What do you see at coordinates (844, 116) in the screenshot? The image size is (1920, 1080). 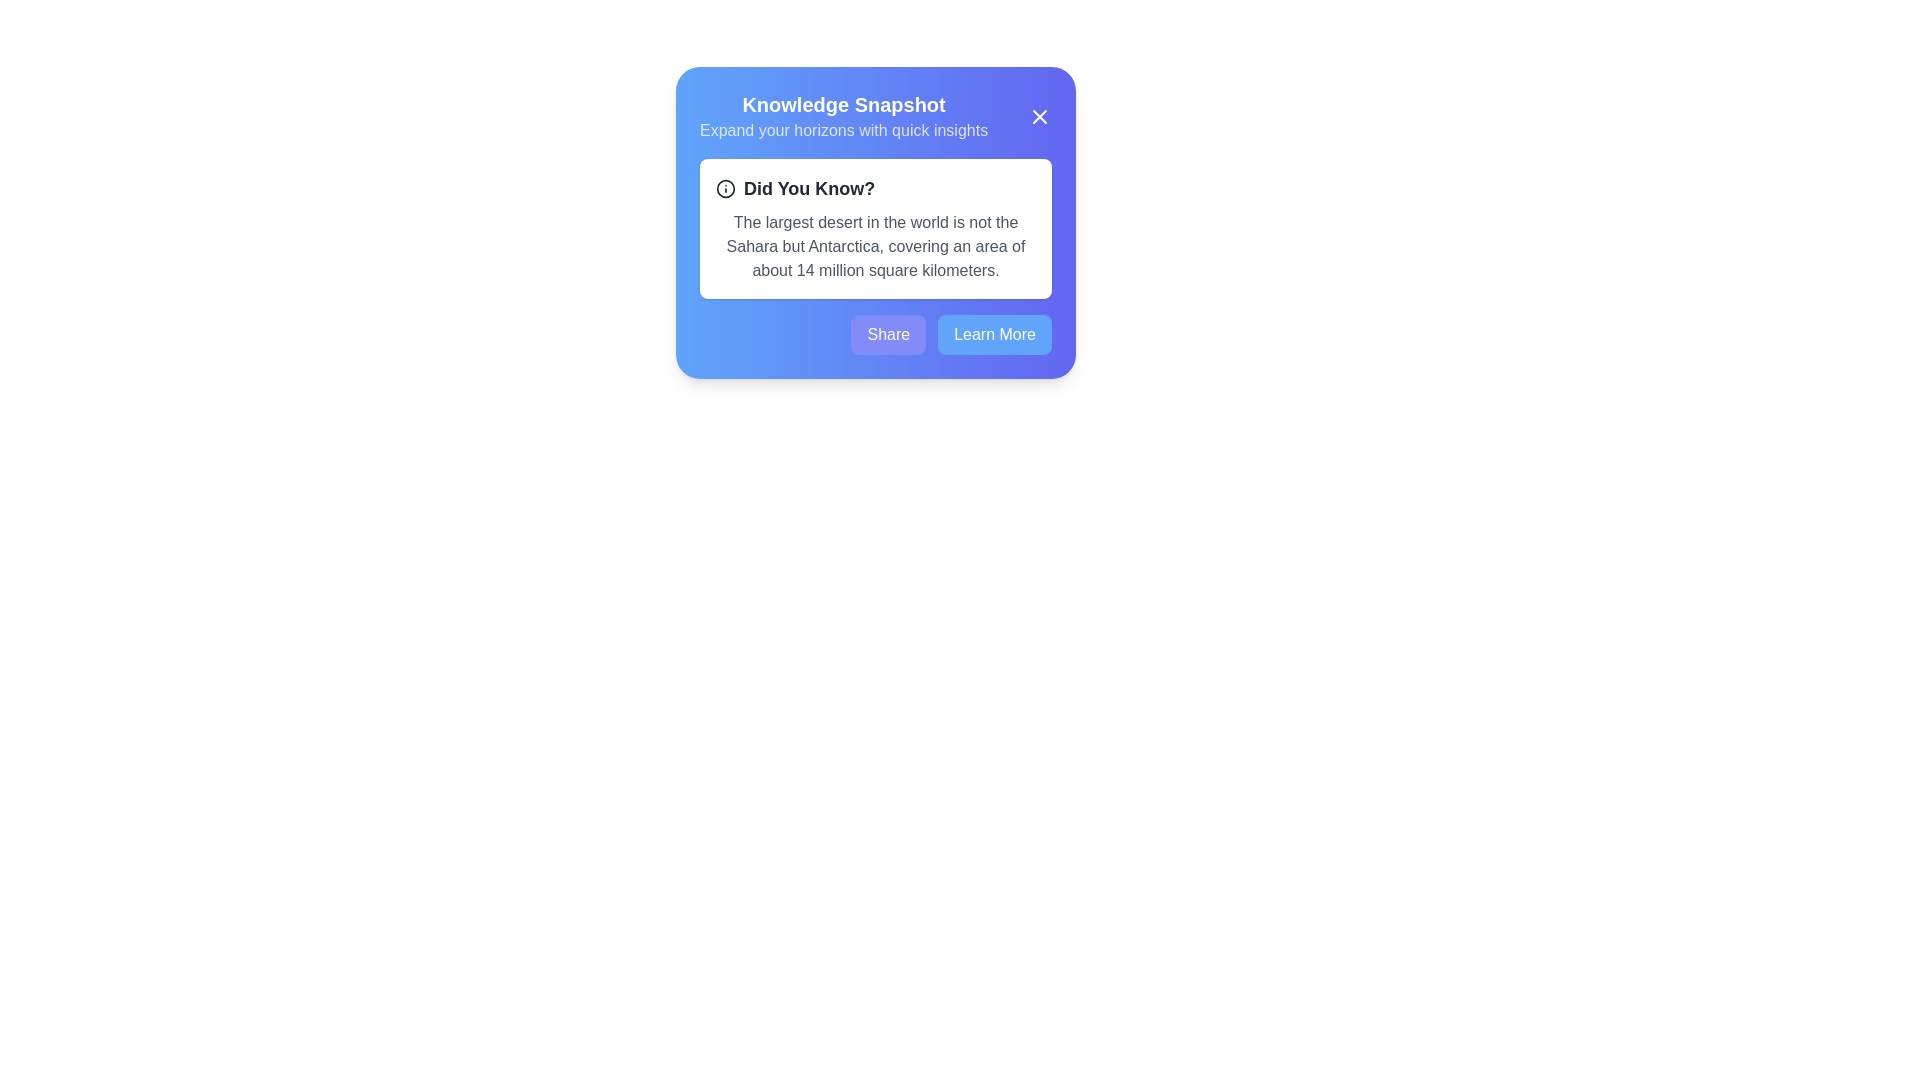 I see `title and subtitle text element located at the top-left of the modal window, which provides context and description for the content` at bounding box center [844, 116].